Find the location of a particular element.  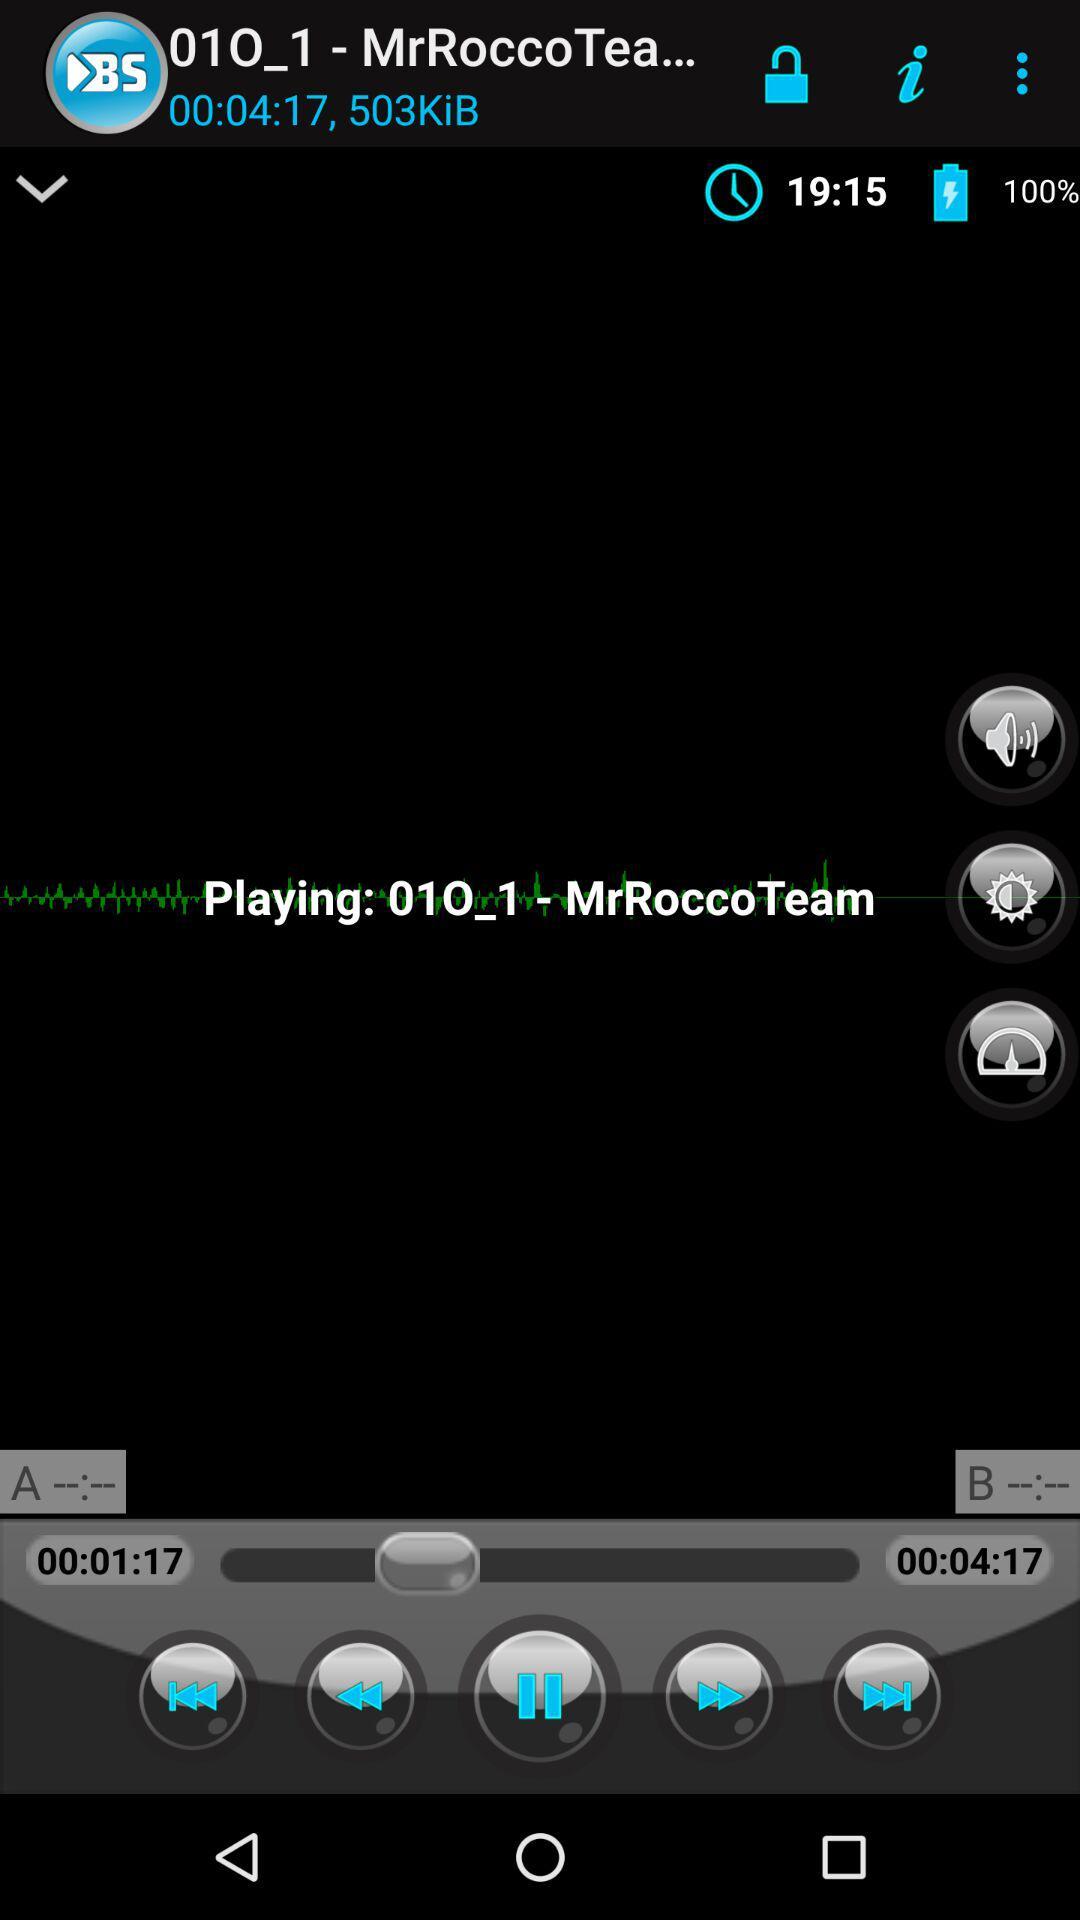

the av_rewind icon is located at coordinates (192, 1695).